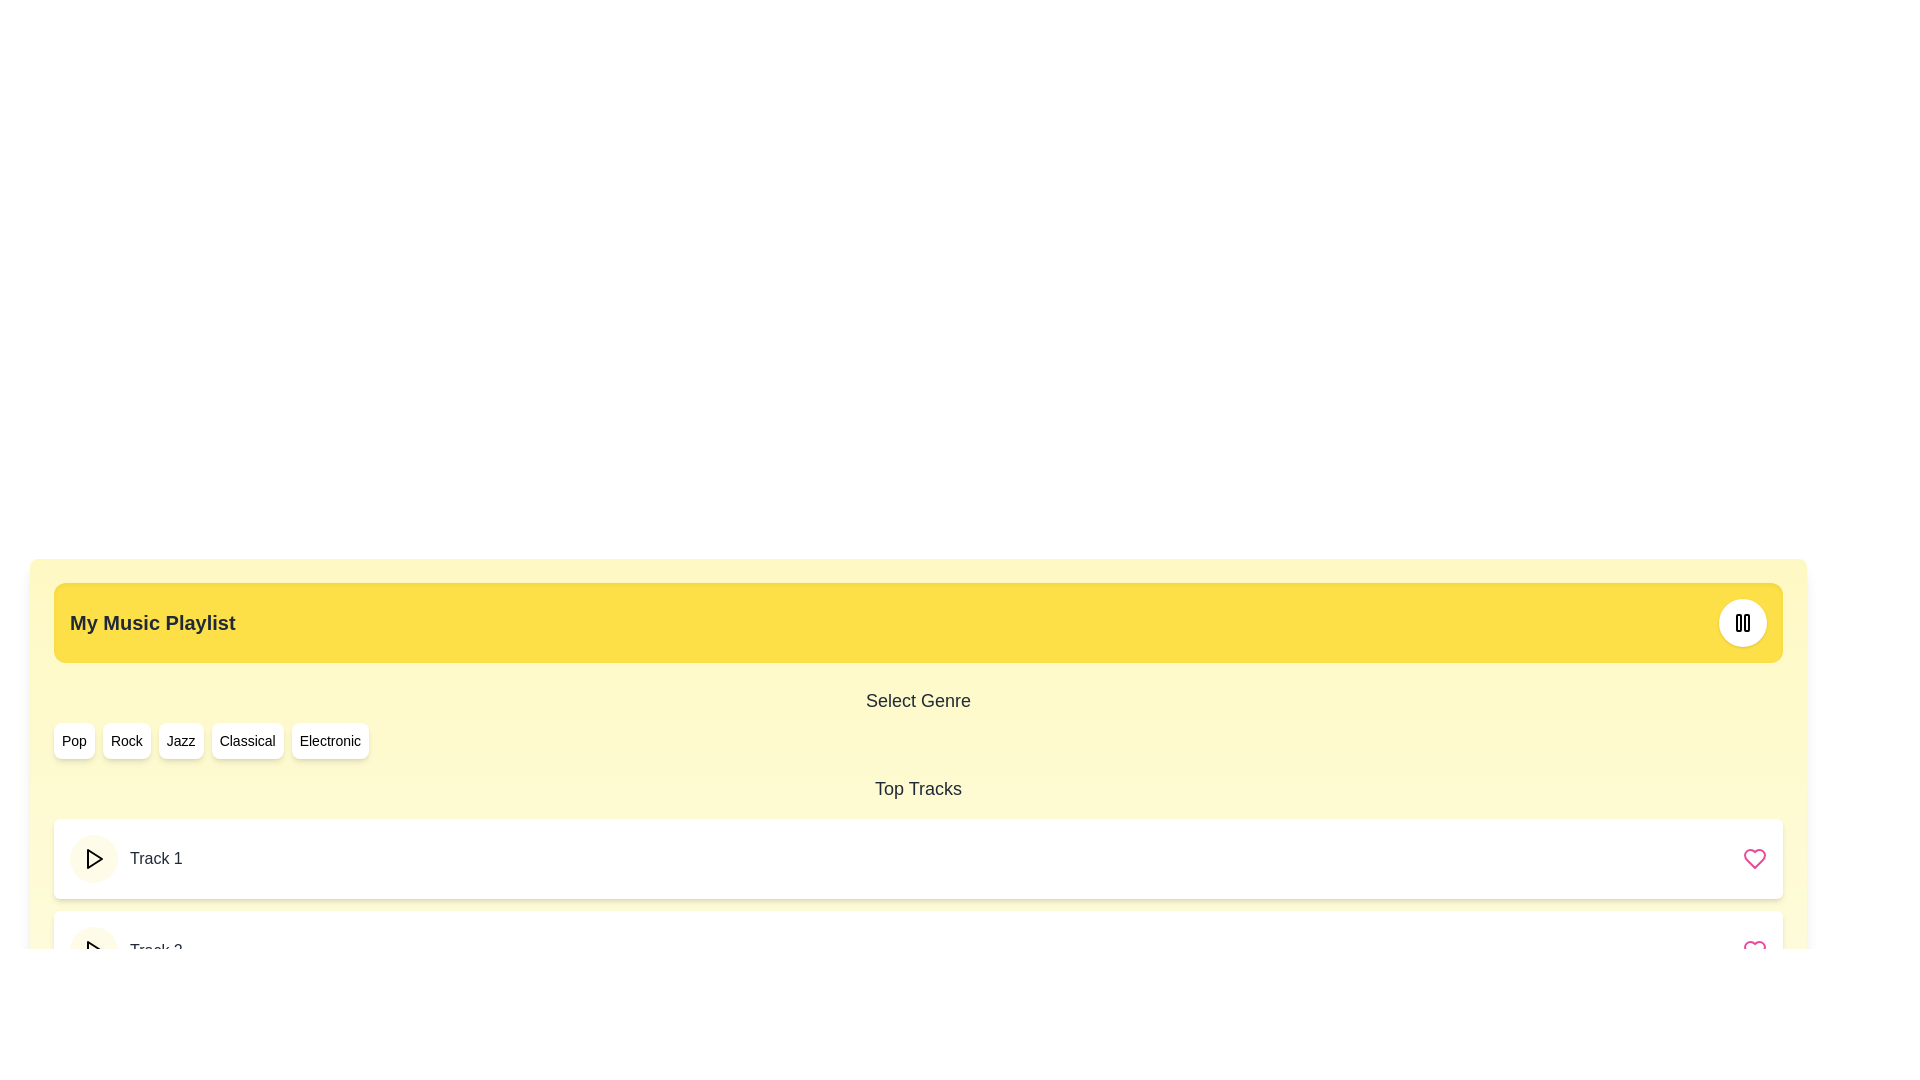 Image resolution: width=1920 pixels, height=1080 pixels. What do you see at coordinates (330, 740) in the screenshot?
I see `the 'Electronic' button, which is a pill-shaped button with a white background and rounded corners, located below the 'My Music Playlist' header` at bounding box center [330, 740].